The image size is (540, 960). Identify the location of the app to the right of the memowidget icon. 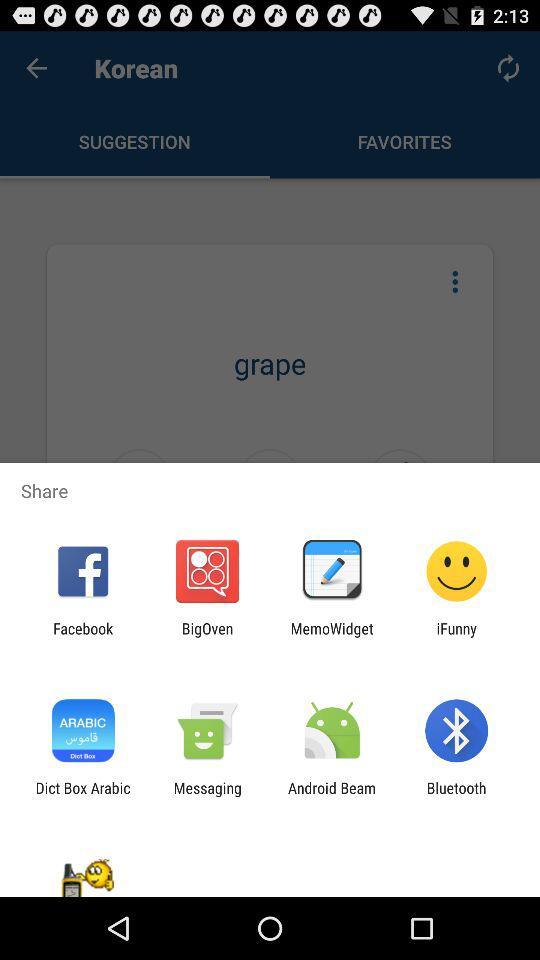
(456, 636).